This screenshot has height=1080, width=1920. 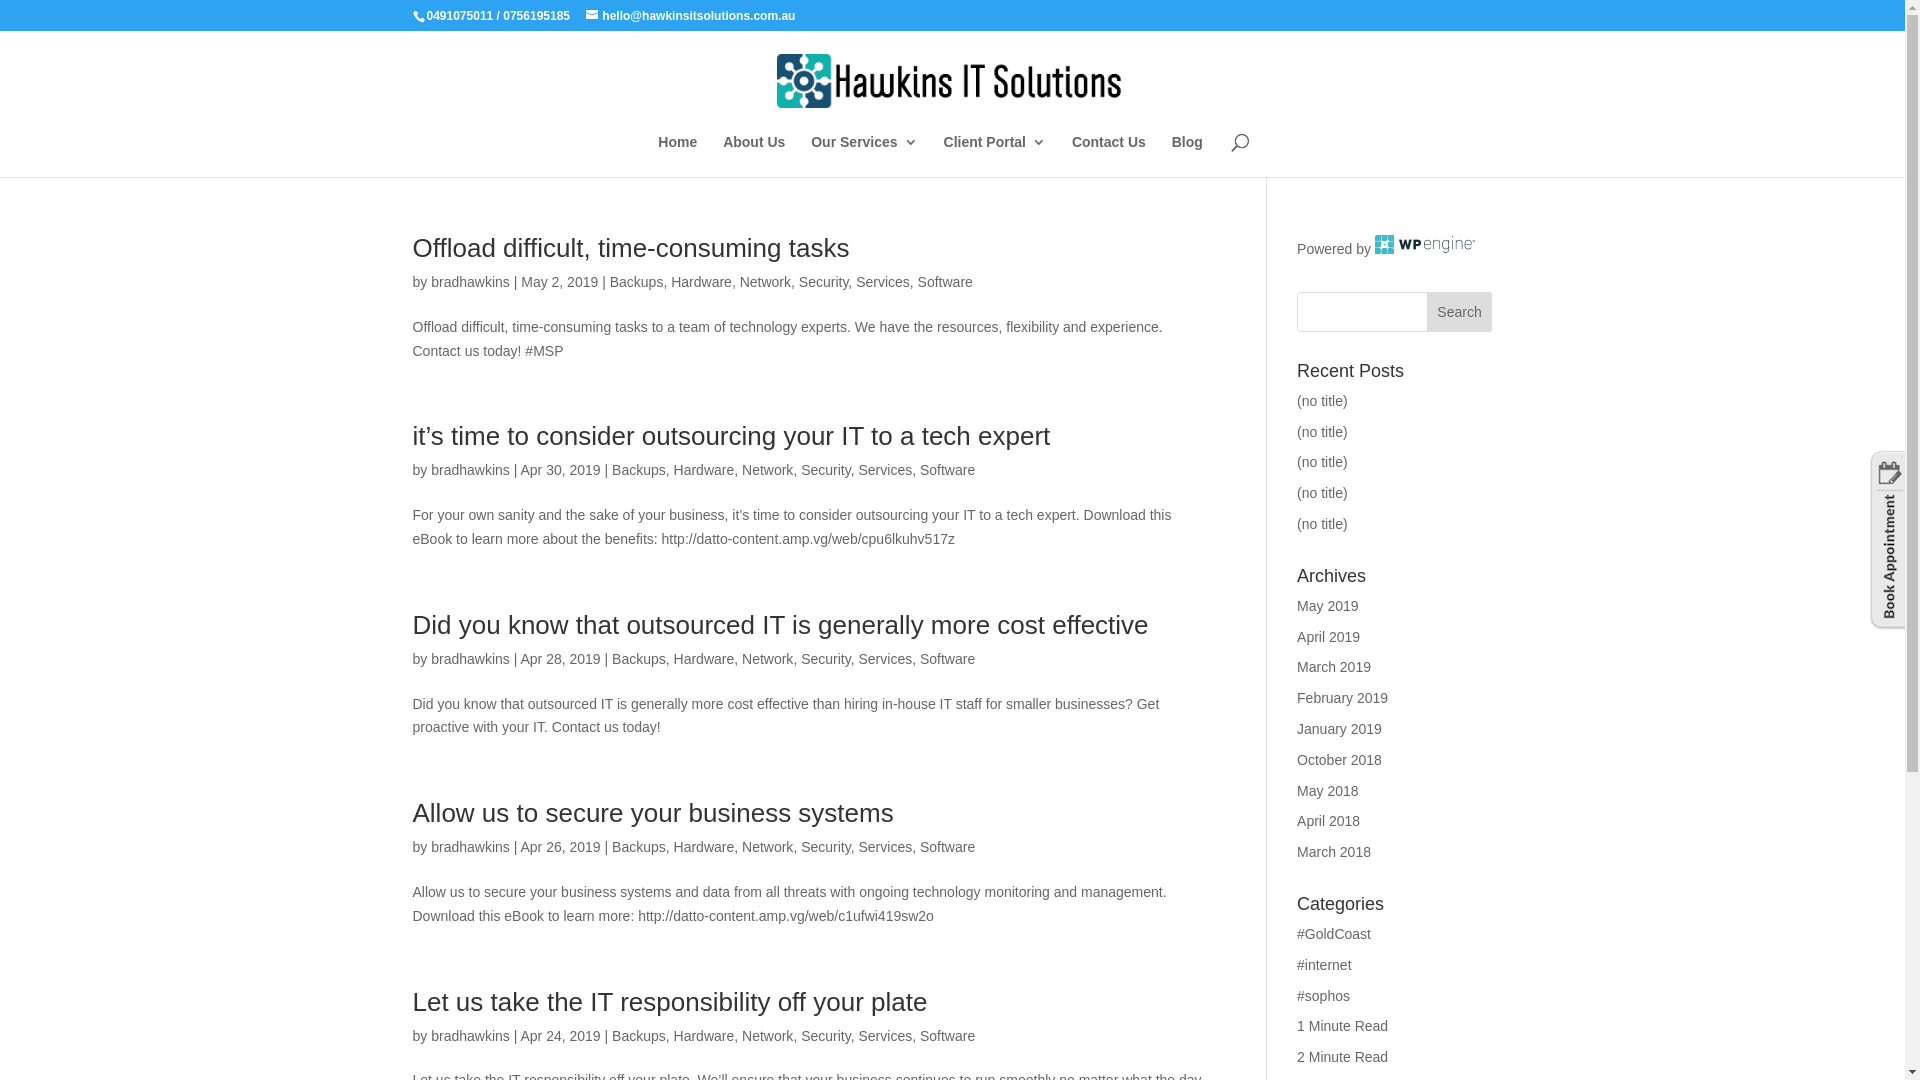 What do you see at coordinates (1324, 963) in the screenshot?
I see `'#internet'` at bounding box center [1324, 963].